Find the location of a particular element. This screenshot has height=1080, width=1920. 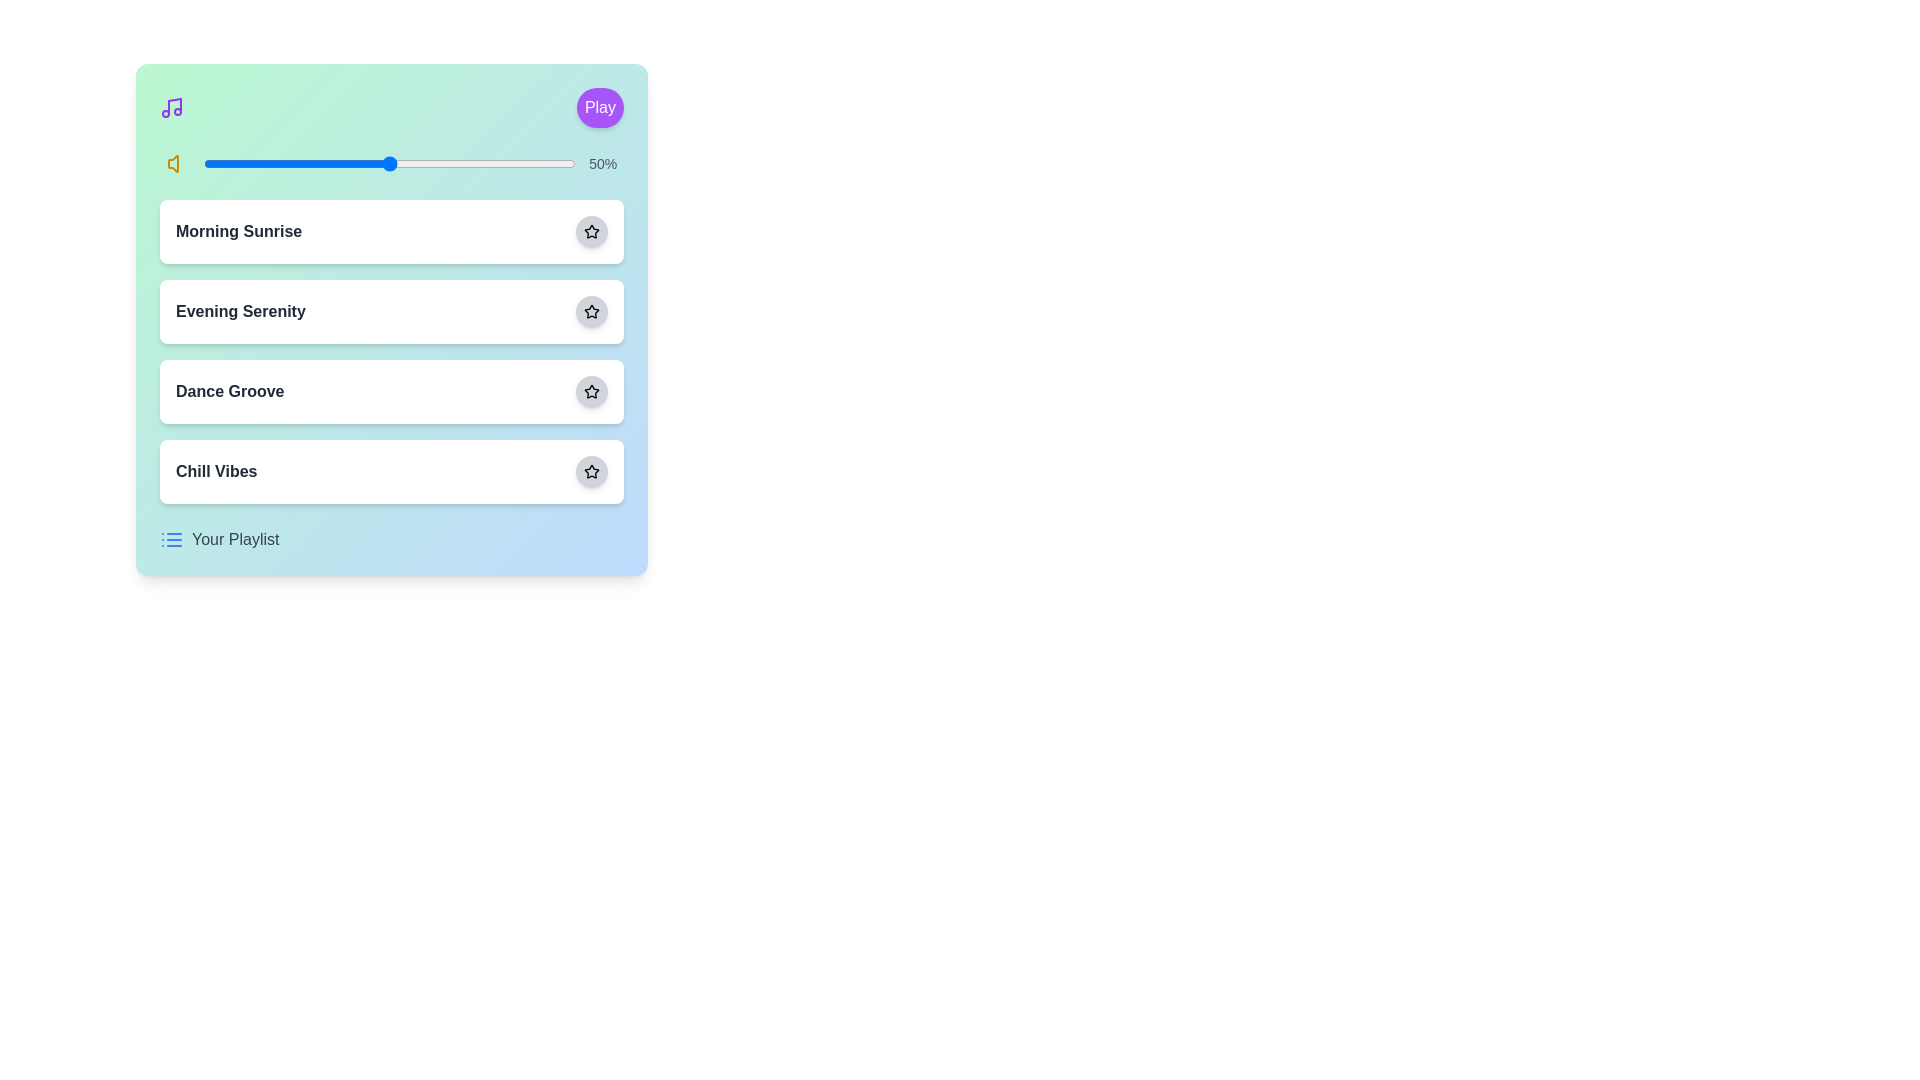

the slider is located at coordinates (538, 163).